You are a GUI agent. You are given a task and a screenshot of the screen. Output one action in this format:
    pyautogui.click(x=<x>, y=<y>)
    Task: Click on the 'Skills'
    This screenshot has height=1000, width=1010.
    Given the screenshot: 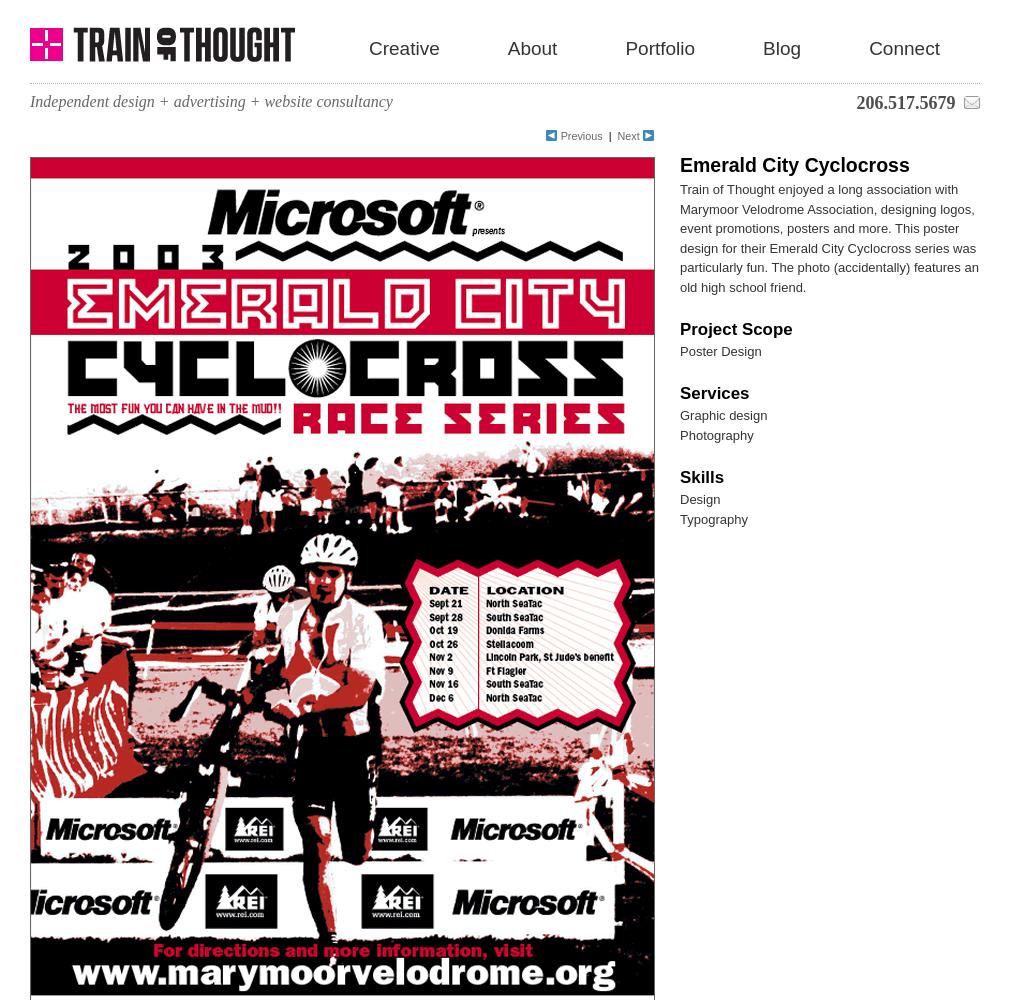 What is the action you would take?
    pyautogui.click(x=700, y=475)
    